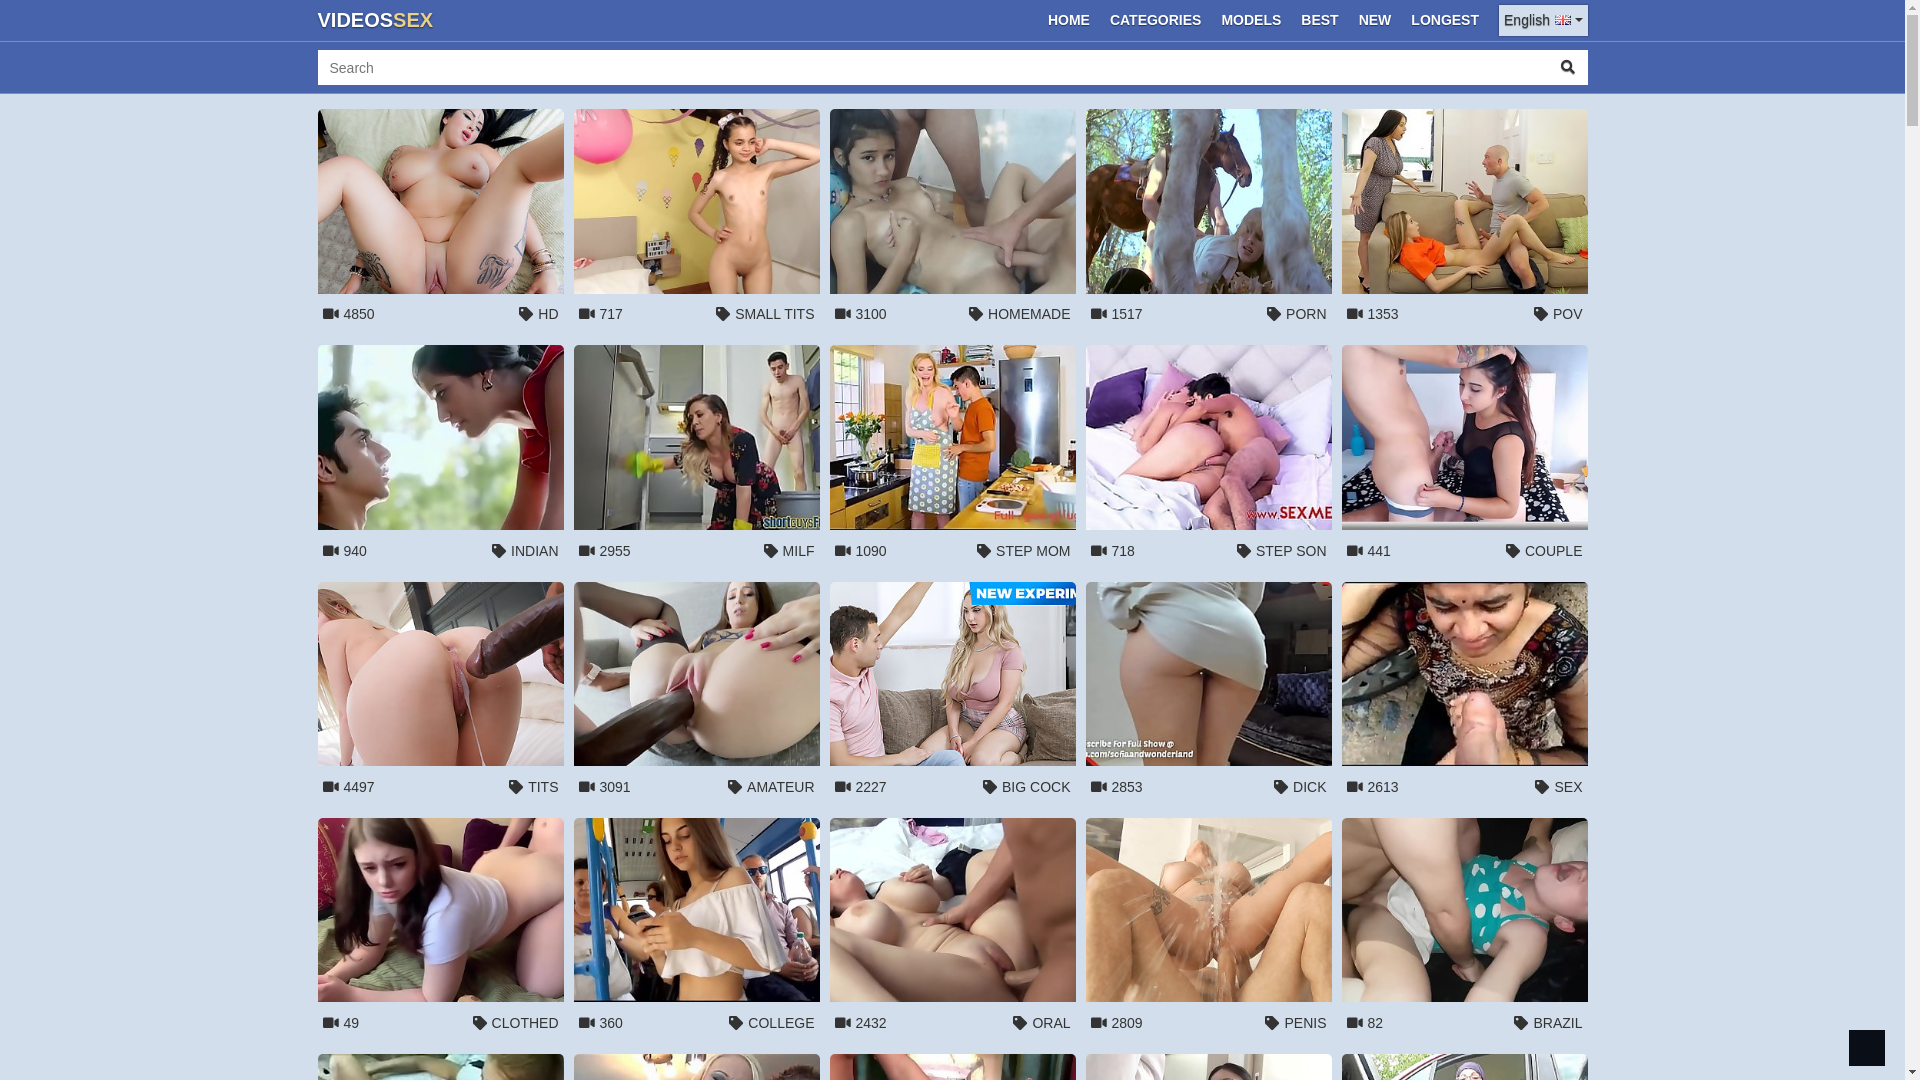 This screenshot has width=1920, height=1080. What do you see at coordinates (1541, 20) in the screenshot?
I see `'English'` at bounding box center [1541, 20].